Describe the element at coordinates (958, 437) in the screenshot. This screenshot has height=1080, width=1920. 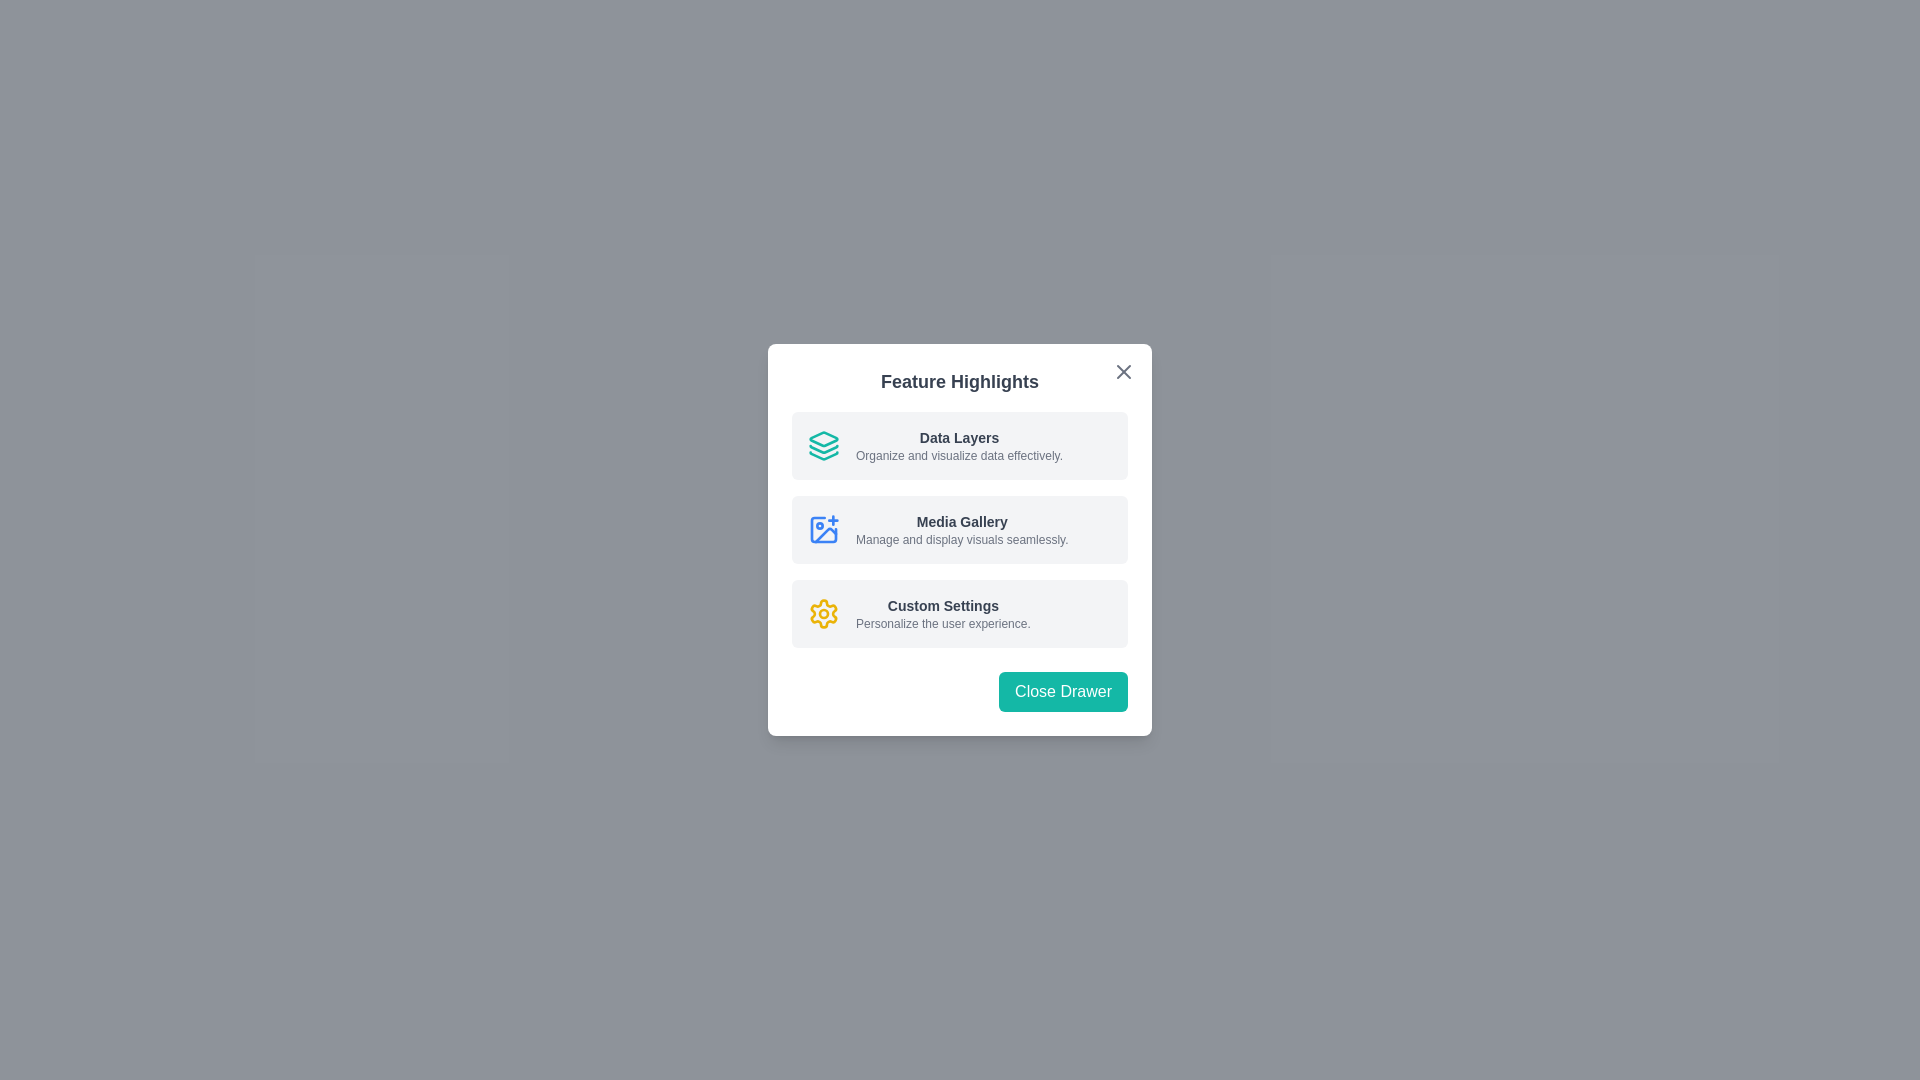
I see `the text label that serves as the title for the feature section, located above the description text 'Organize and visualize data effectively.' in the 'Feature Highlights' card layout` at that location.